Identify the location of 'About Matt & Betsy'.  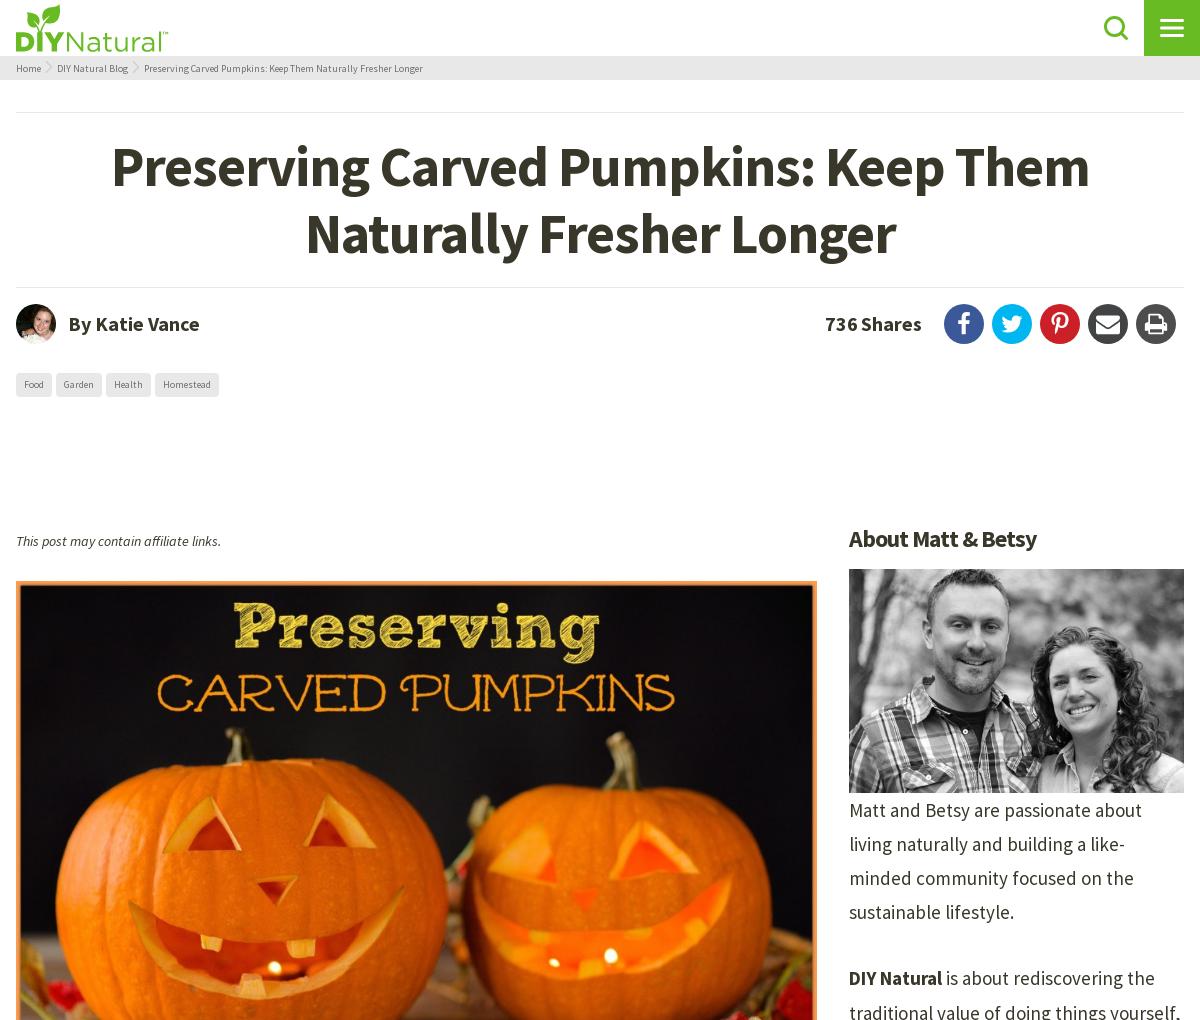
(942, 536).